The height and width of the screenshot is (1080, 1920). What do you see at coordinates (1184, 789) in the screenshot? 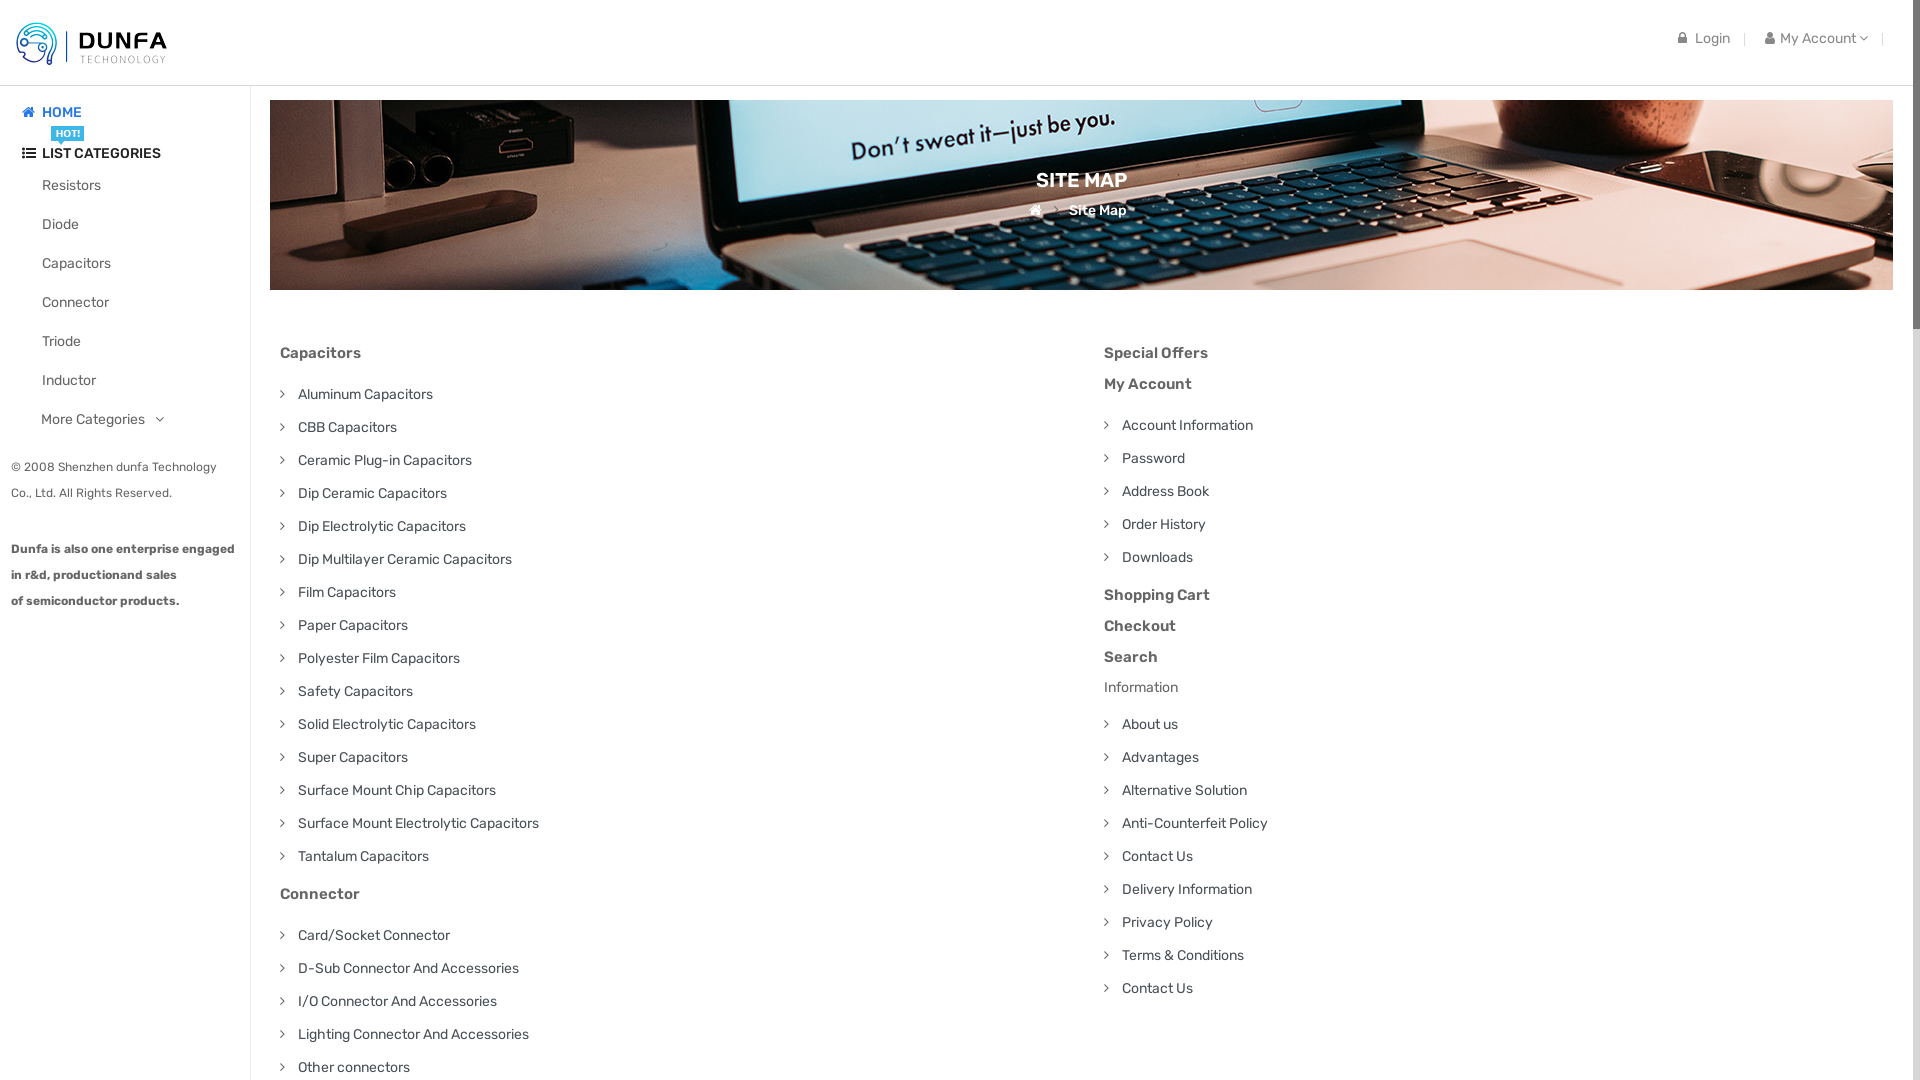
I see `'Alternative Solution'` at bounding box center [1184, 789].